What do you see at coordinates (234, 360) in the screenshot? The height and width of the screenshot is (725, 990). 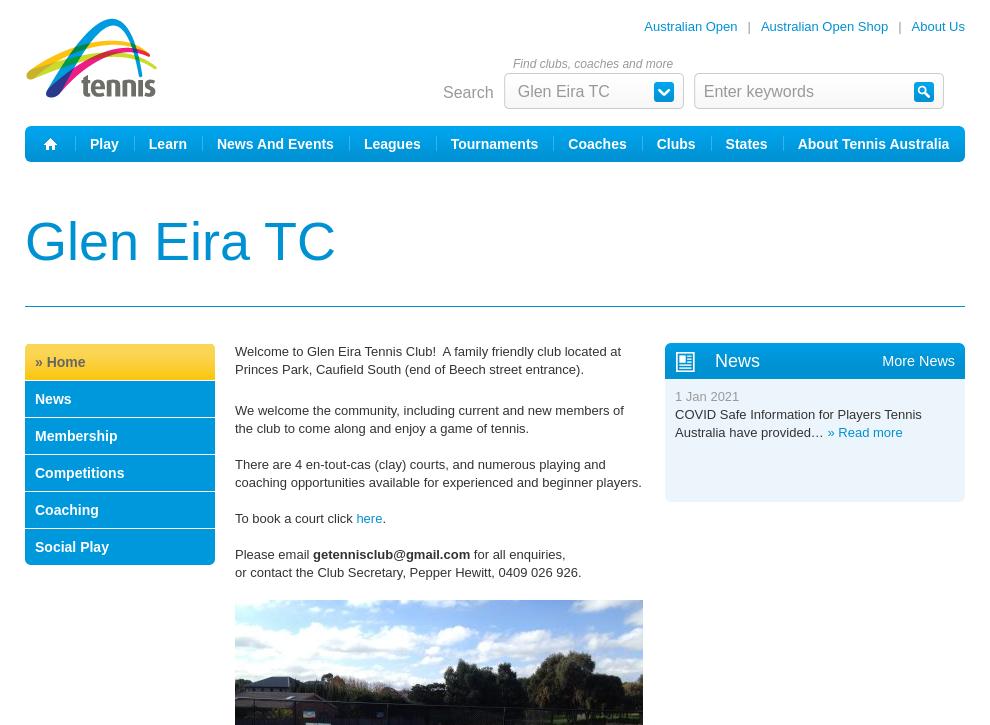 I see `'Welcome to Glen Eira Tennis Club!  A family friendly club located at Princes Park, Caufield South (end of Beech street entrance).'` at bounding box center [234, 360].